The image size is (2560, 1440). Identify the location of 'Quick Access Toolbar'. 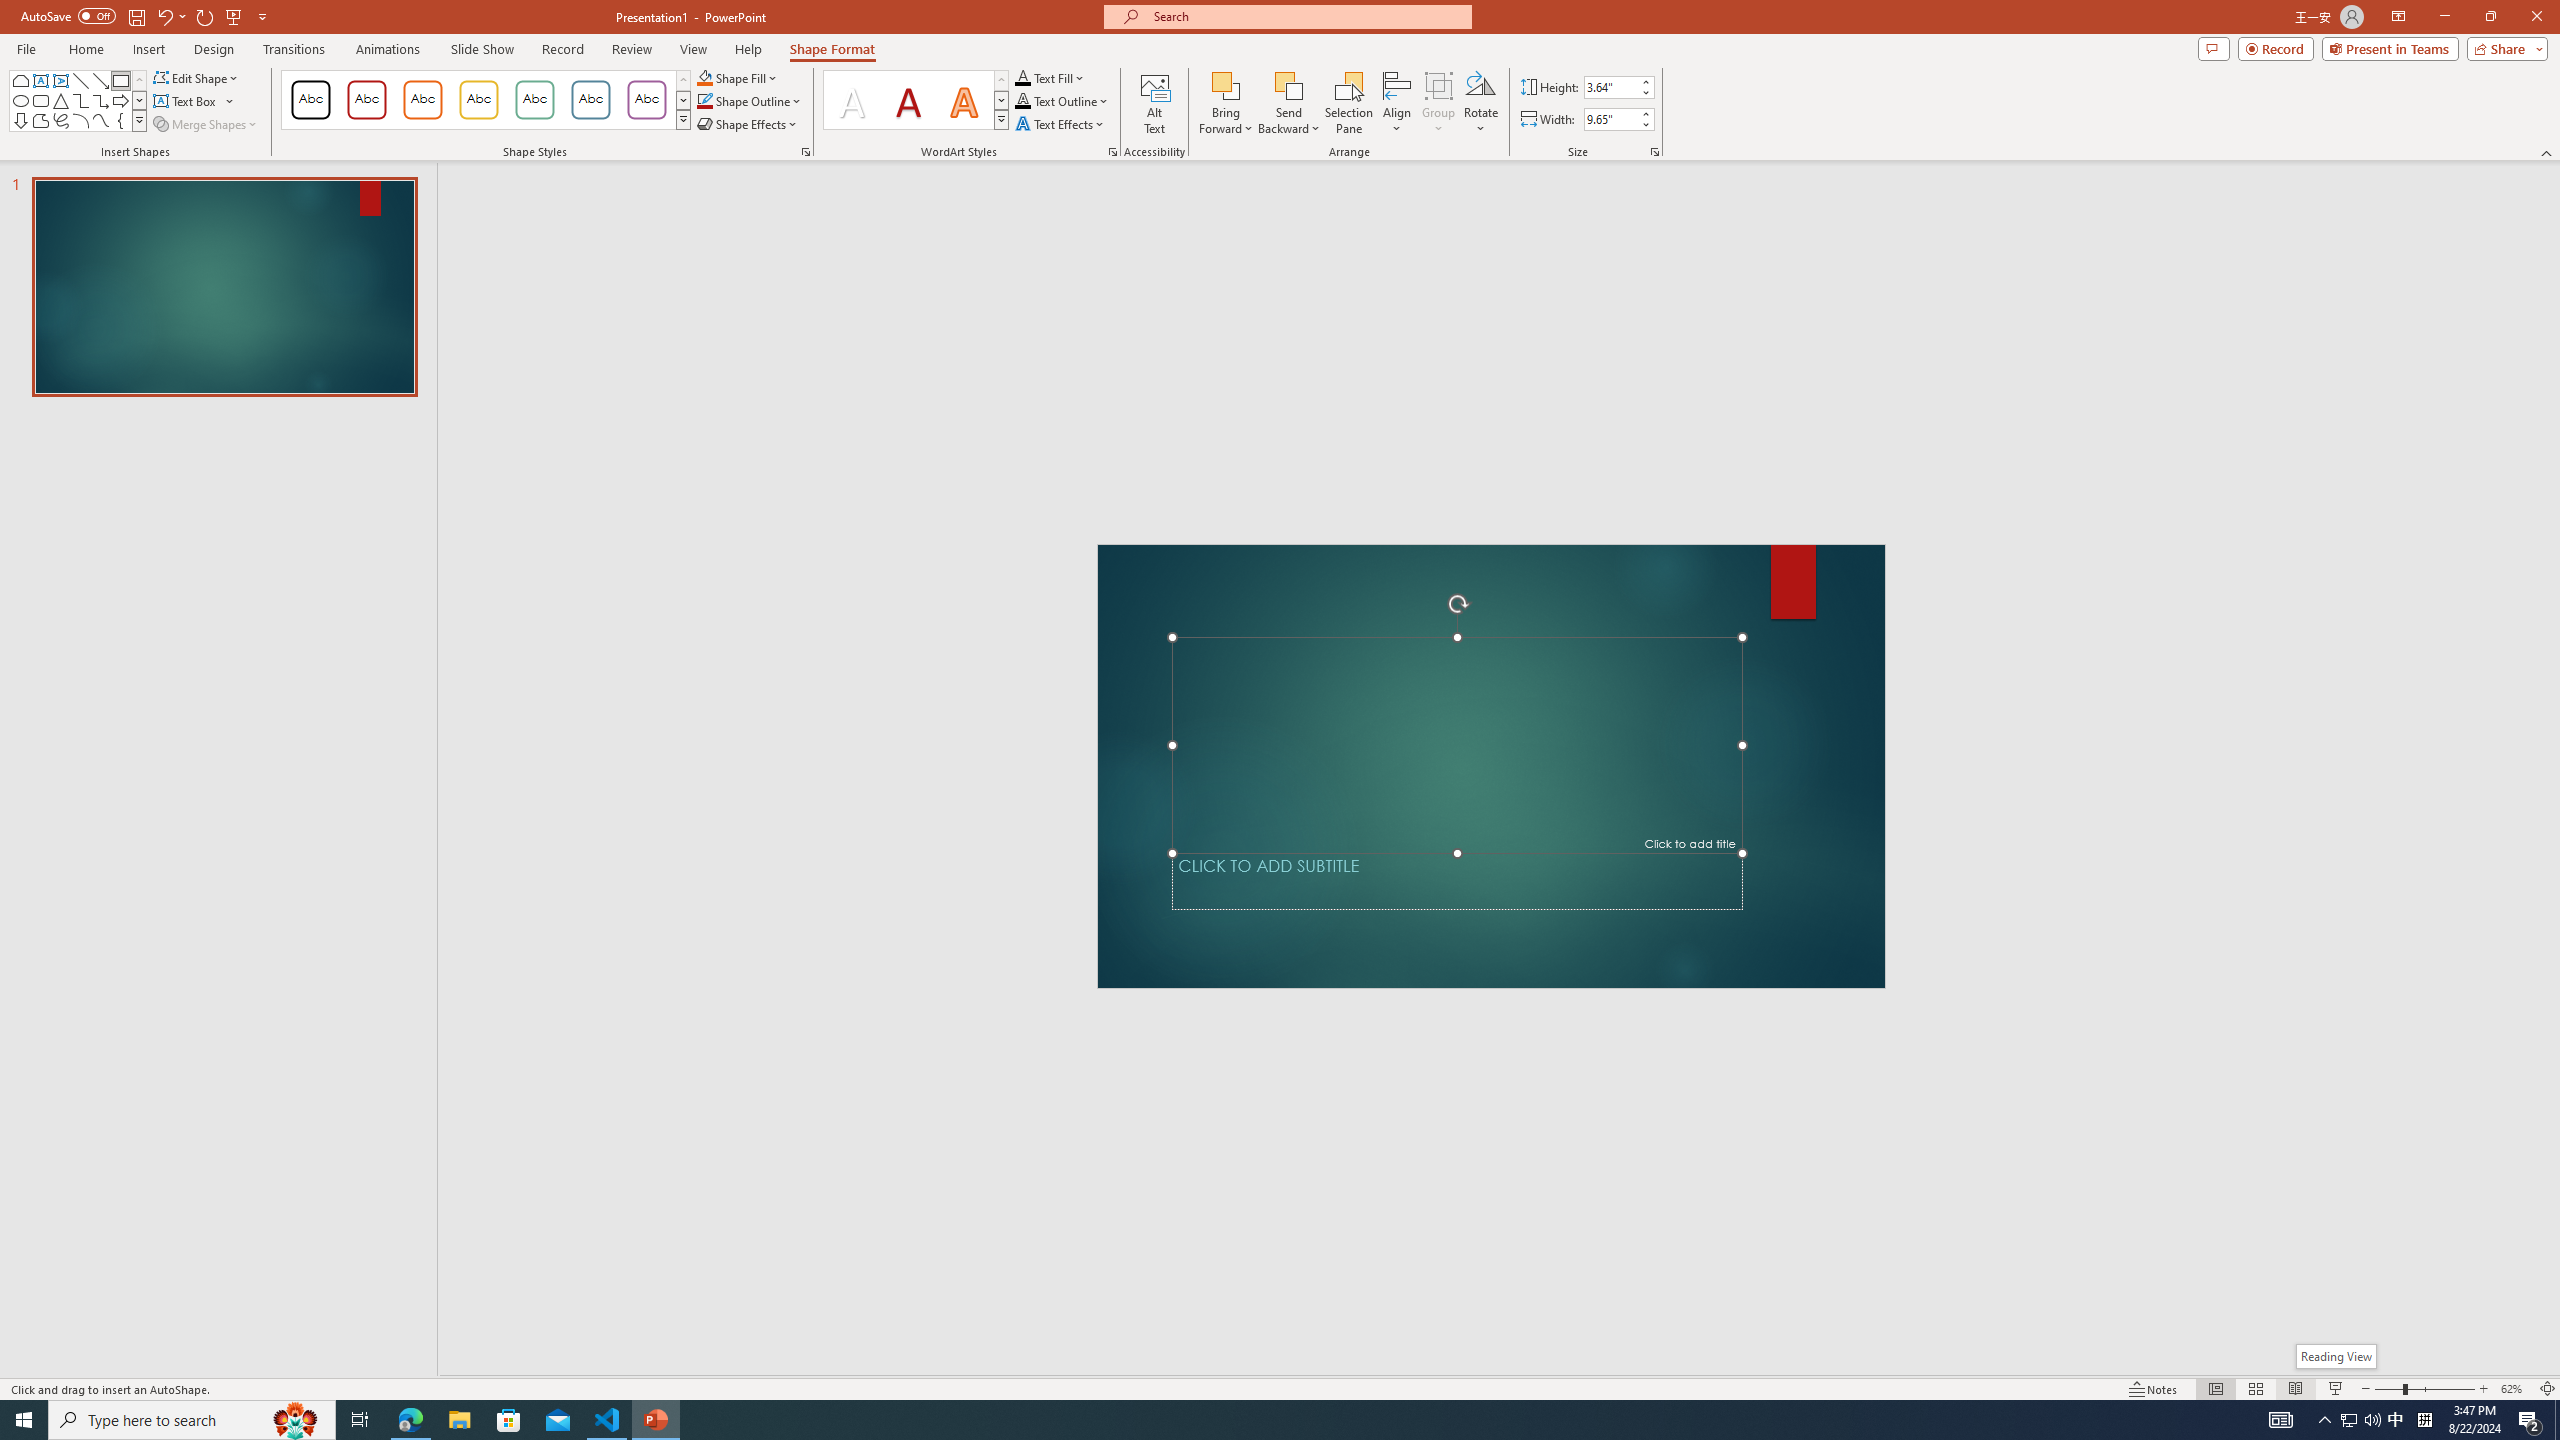
(144, 16).